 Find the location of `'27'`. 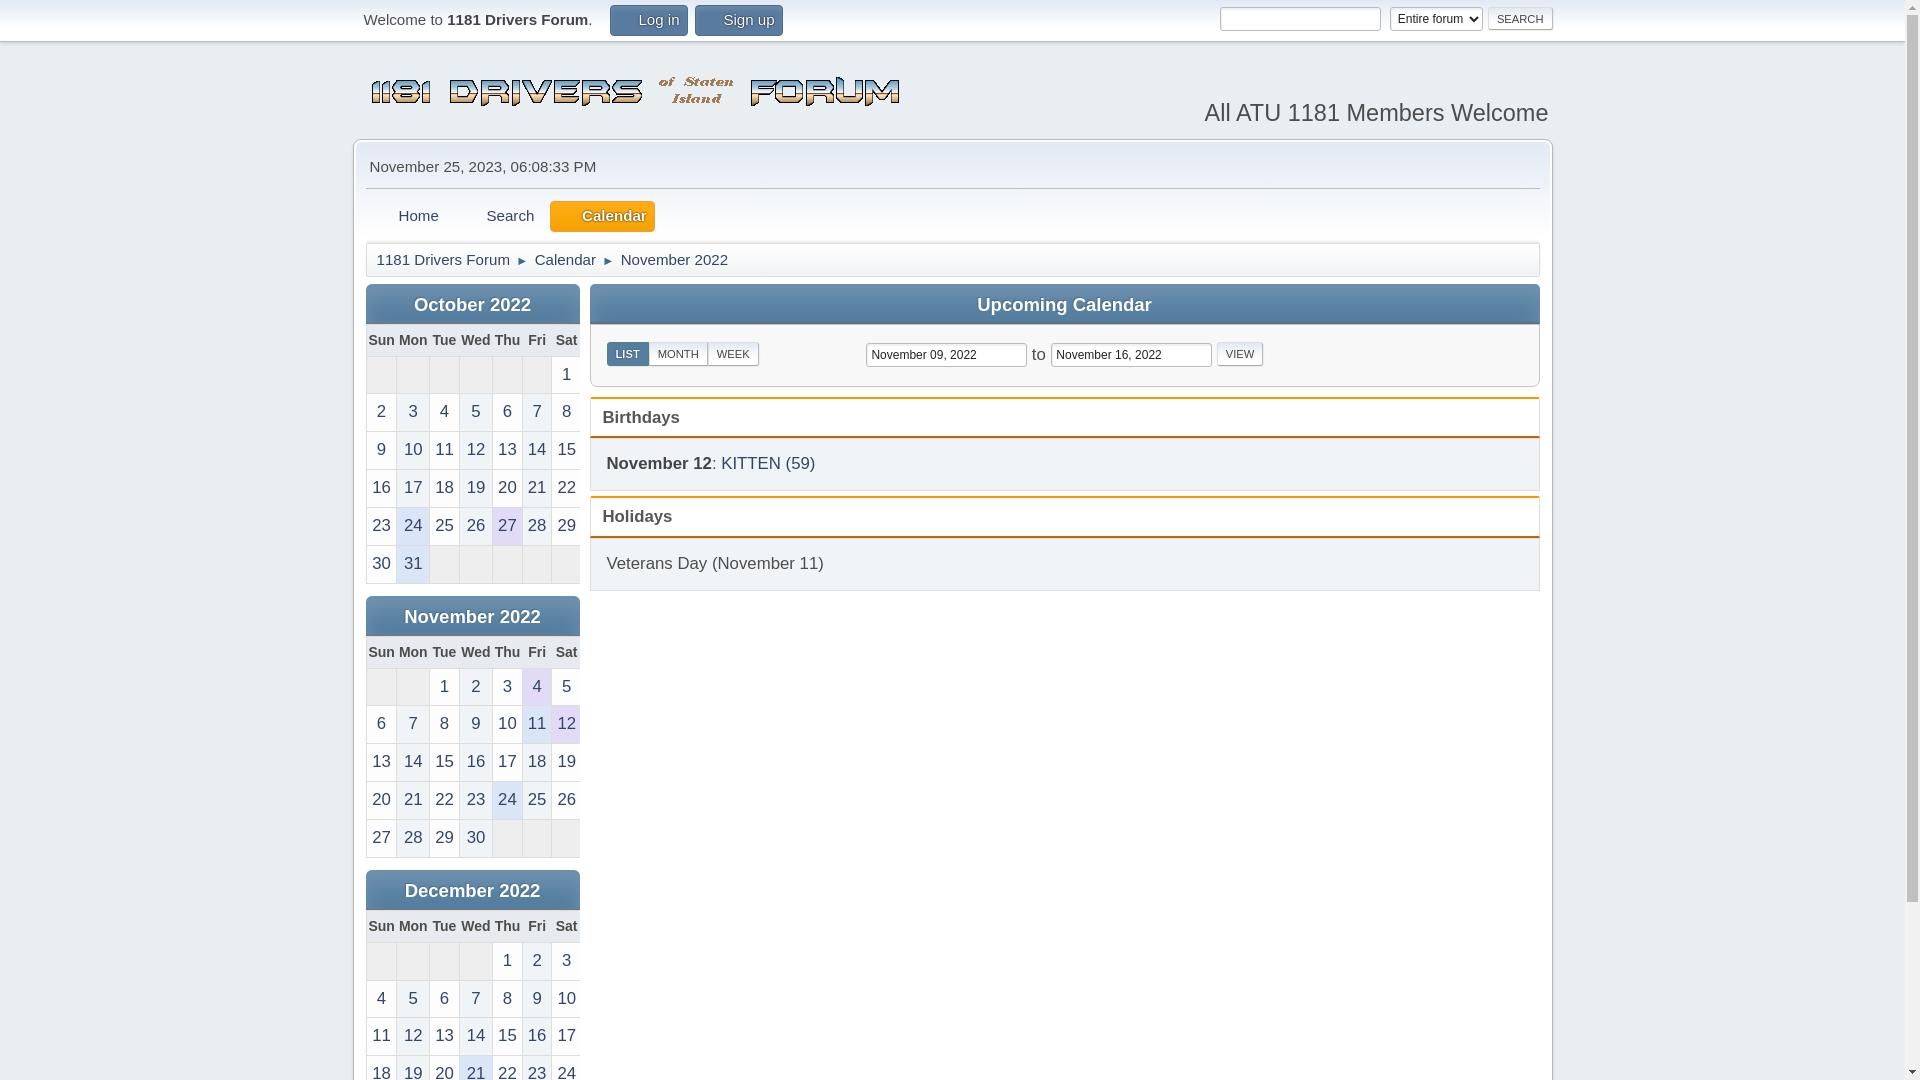

'27' is located at coordinates (380, 838).